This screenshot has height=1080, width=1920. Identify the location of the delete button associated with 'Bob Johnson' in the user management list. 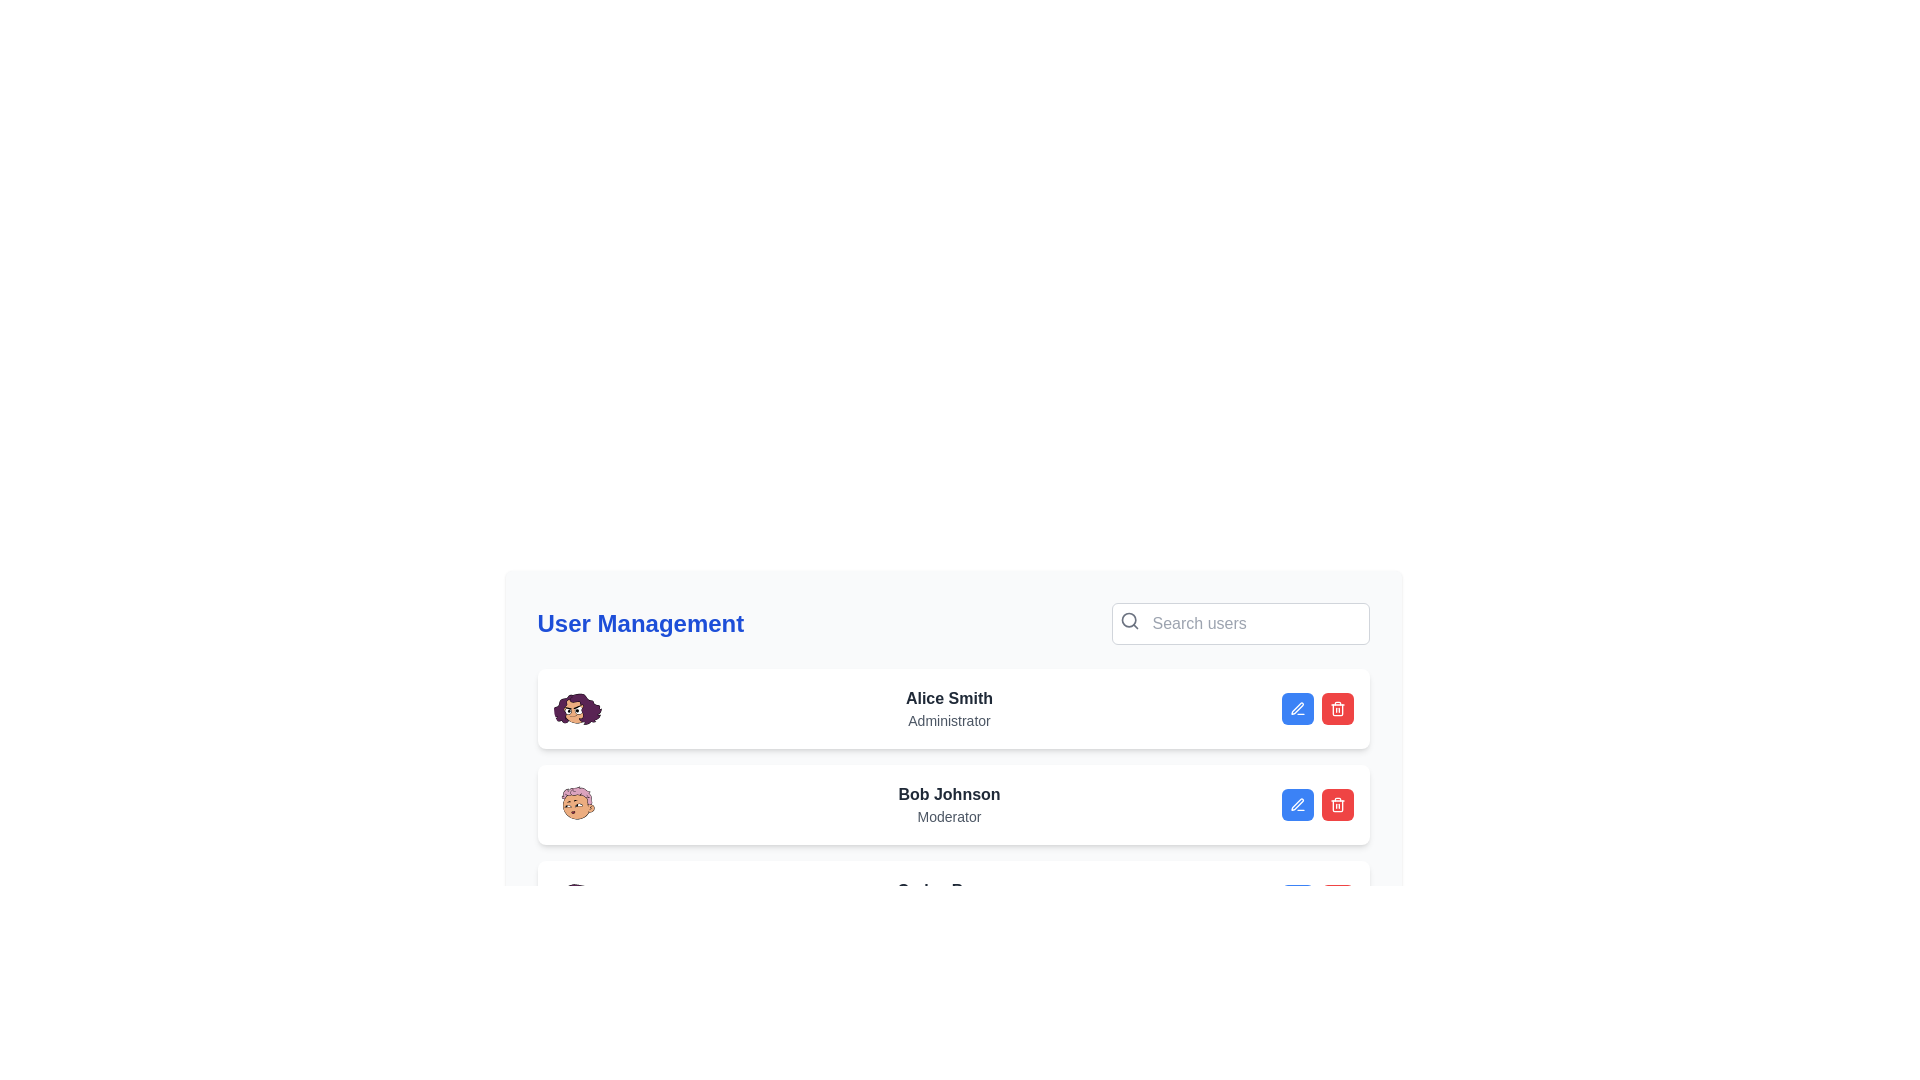
(1337, 708).